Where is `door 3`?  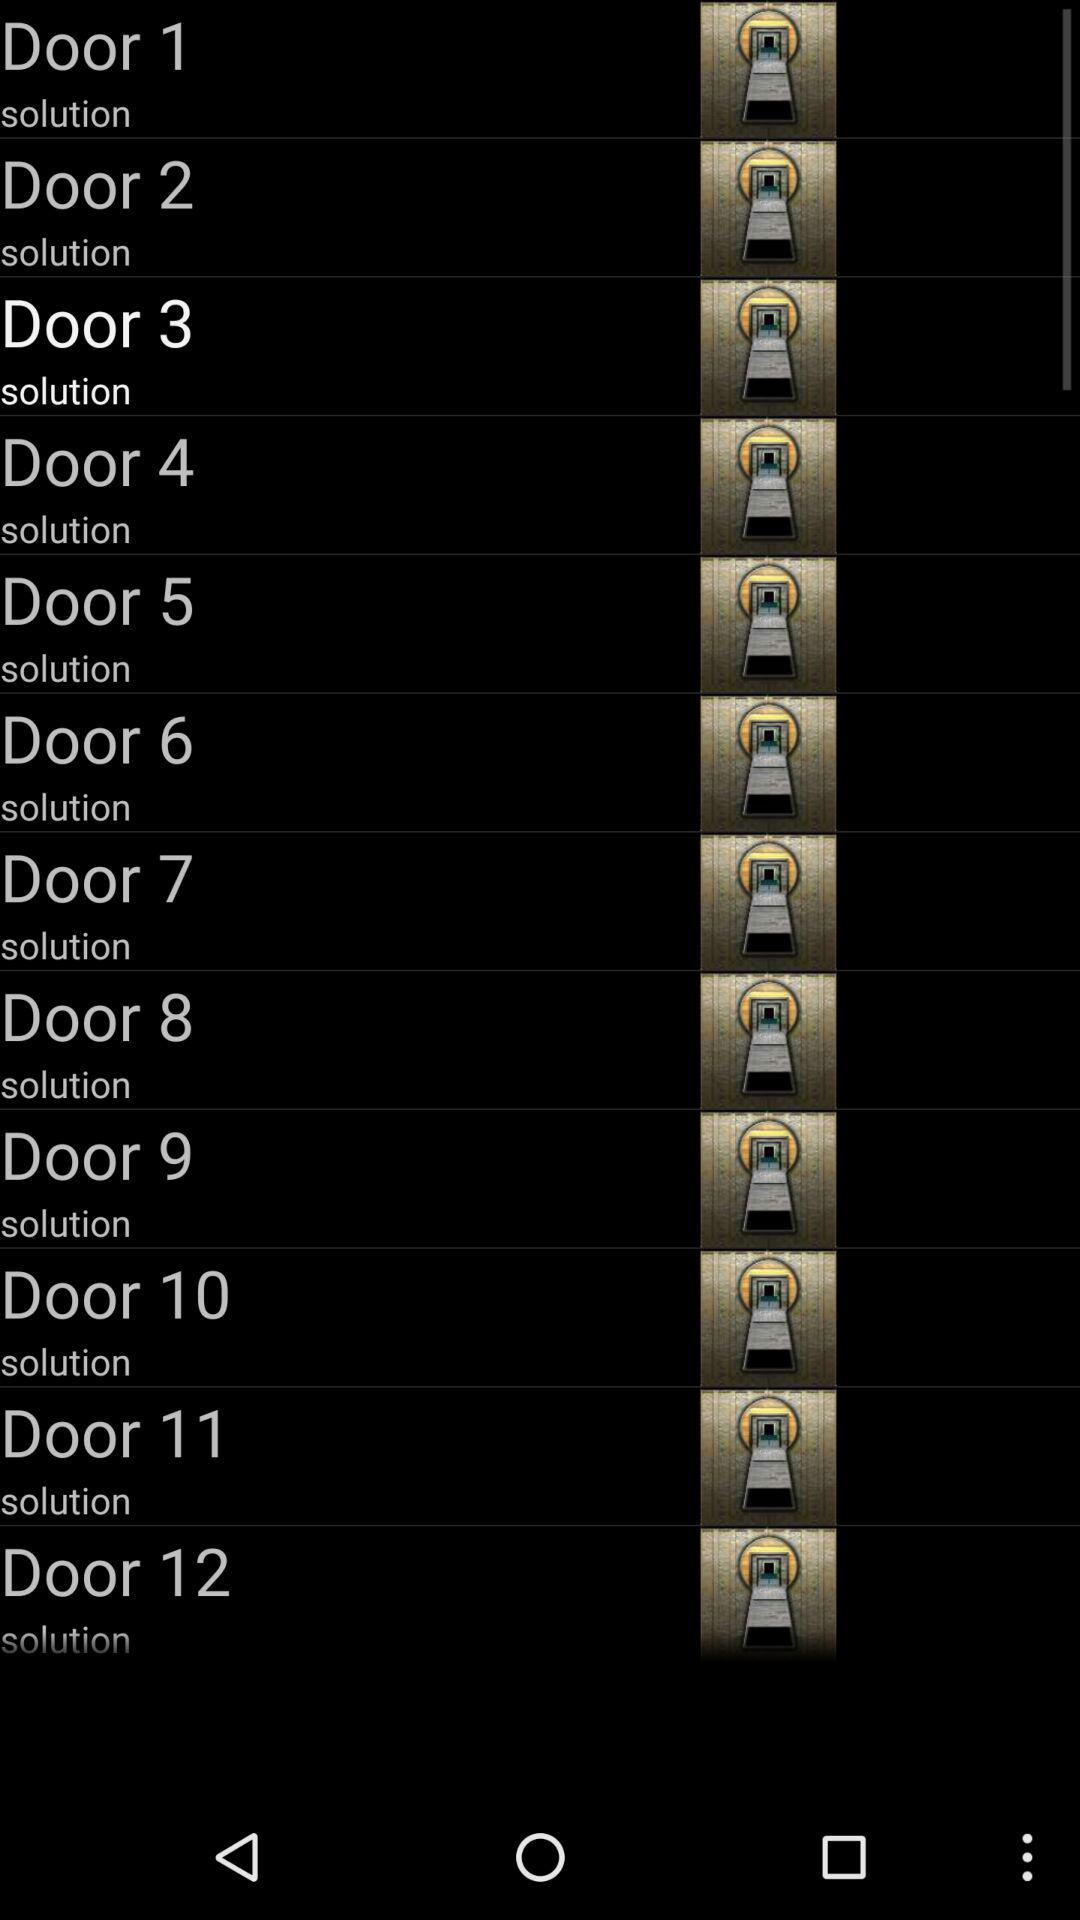
door 3 is located at coordinates (346, 321).